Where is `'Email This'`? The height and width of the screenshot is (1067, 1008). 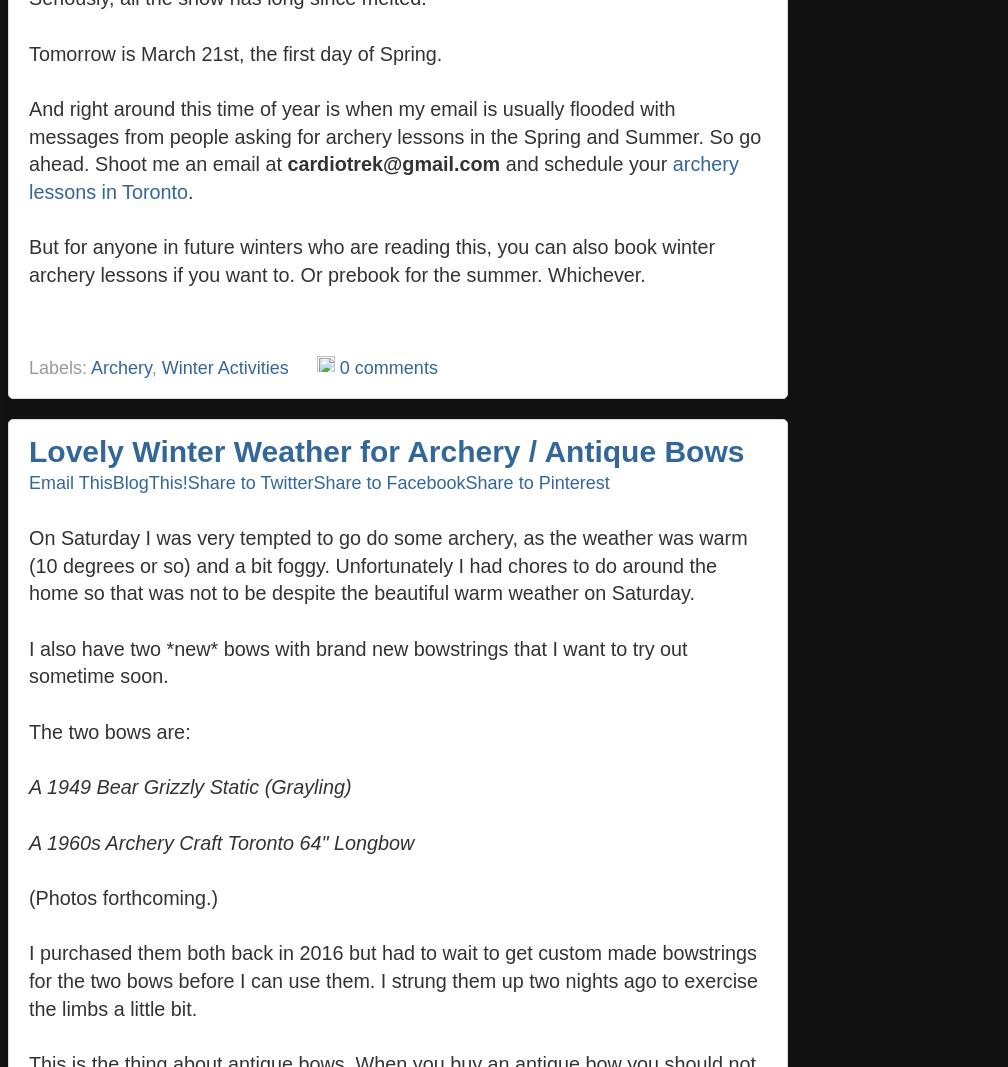 'Email This' is located at coordinates (70, 482).